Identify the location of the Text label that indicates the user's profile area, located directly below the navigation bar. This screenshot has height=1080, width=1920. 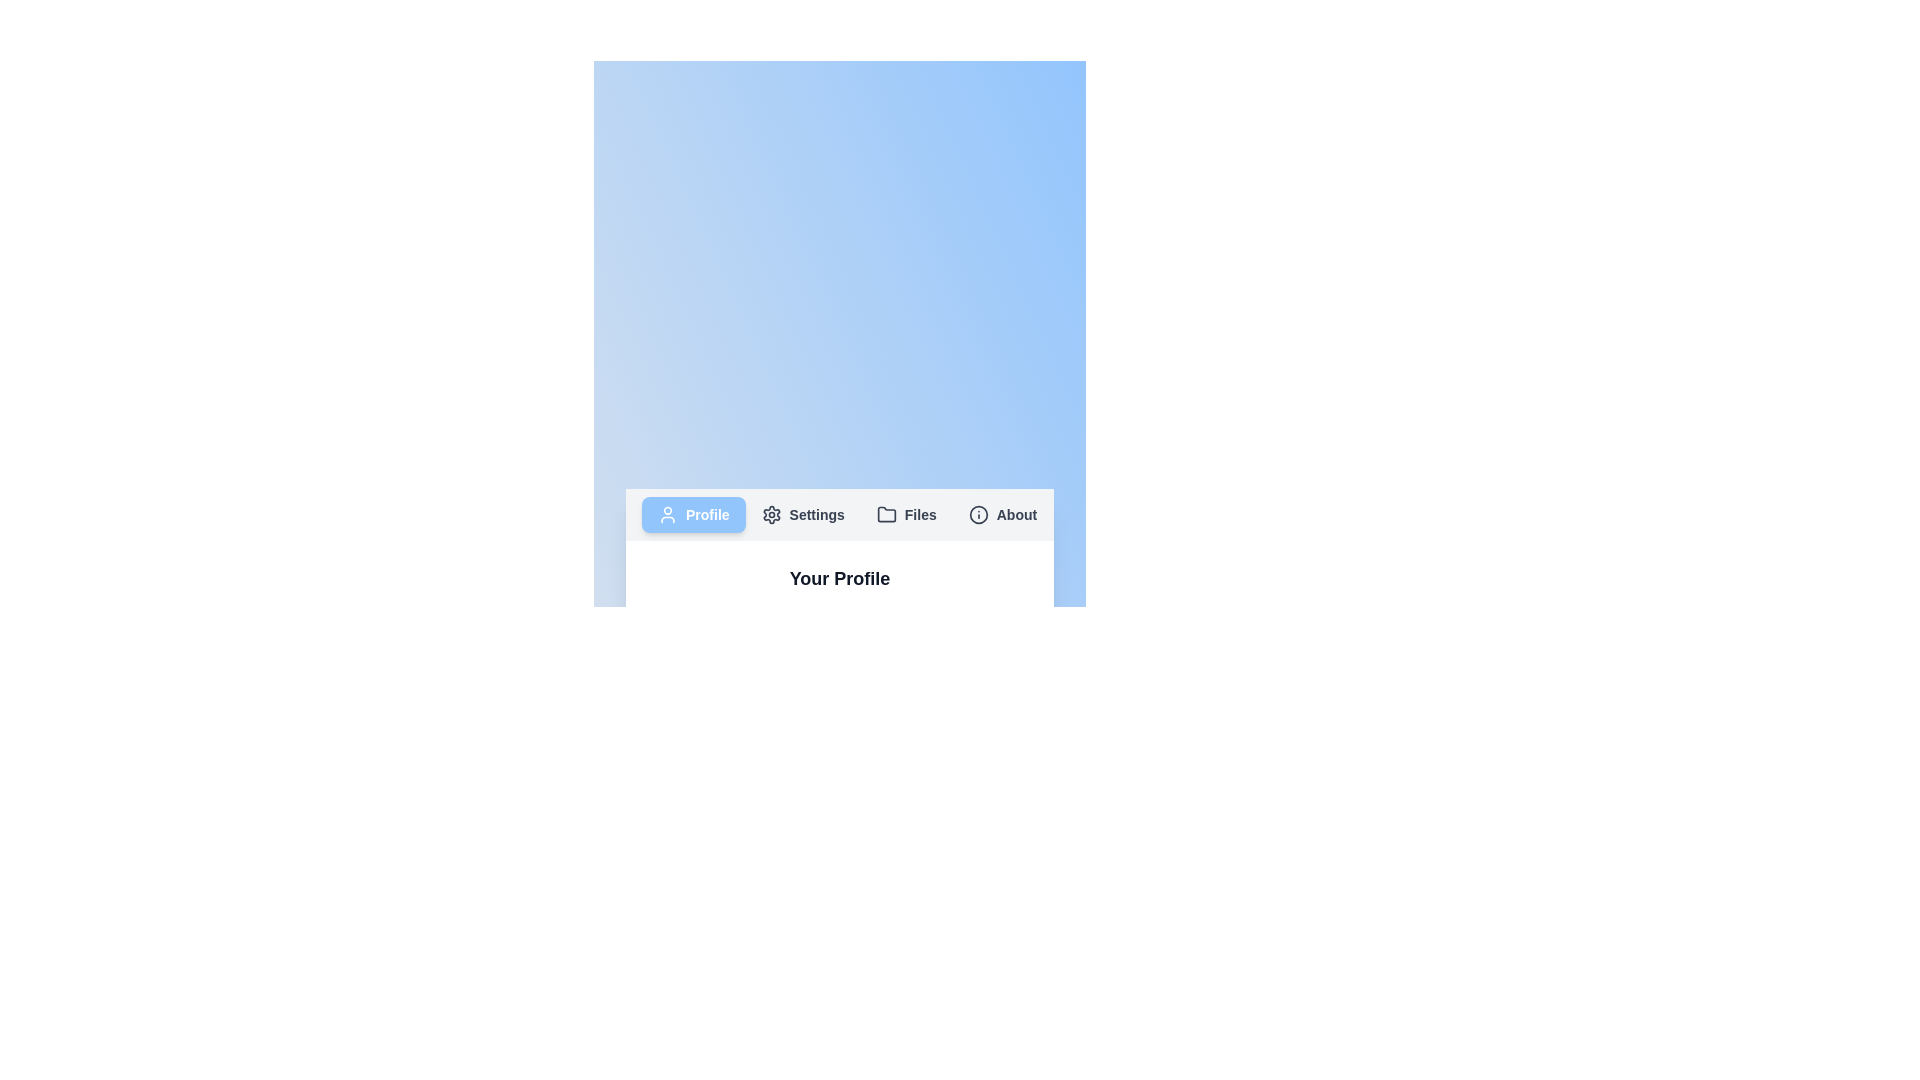
(840, 578).